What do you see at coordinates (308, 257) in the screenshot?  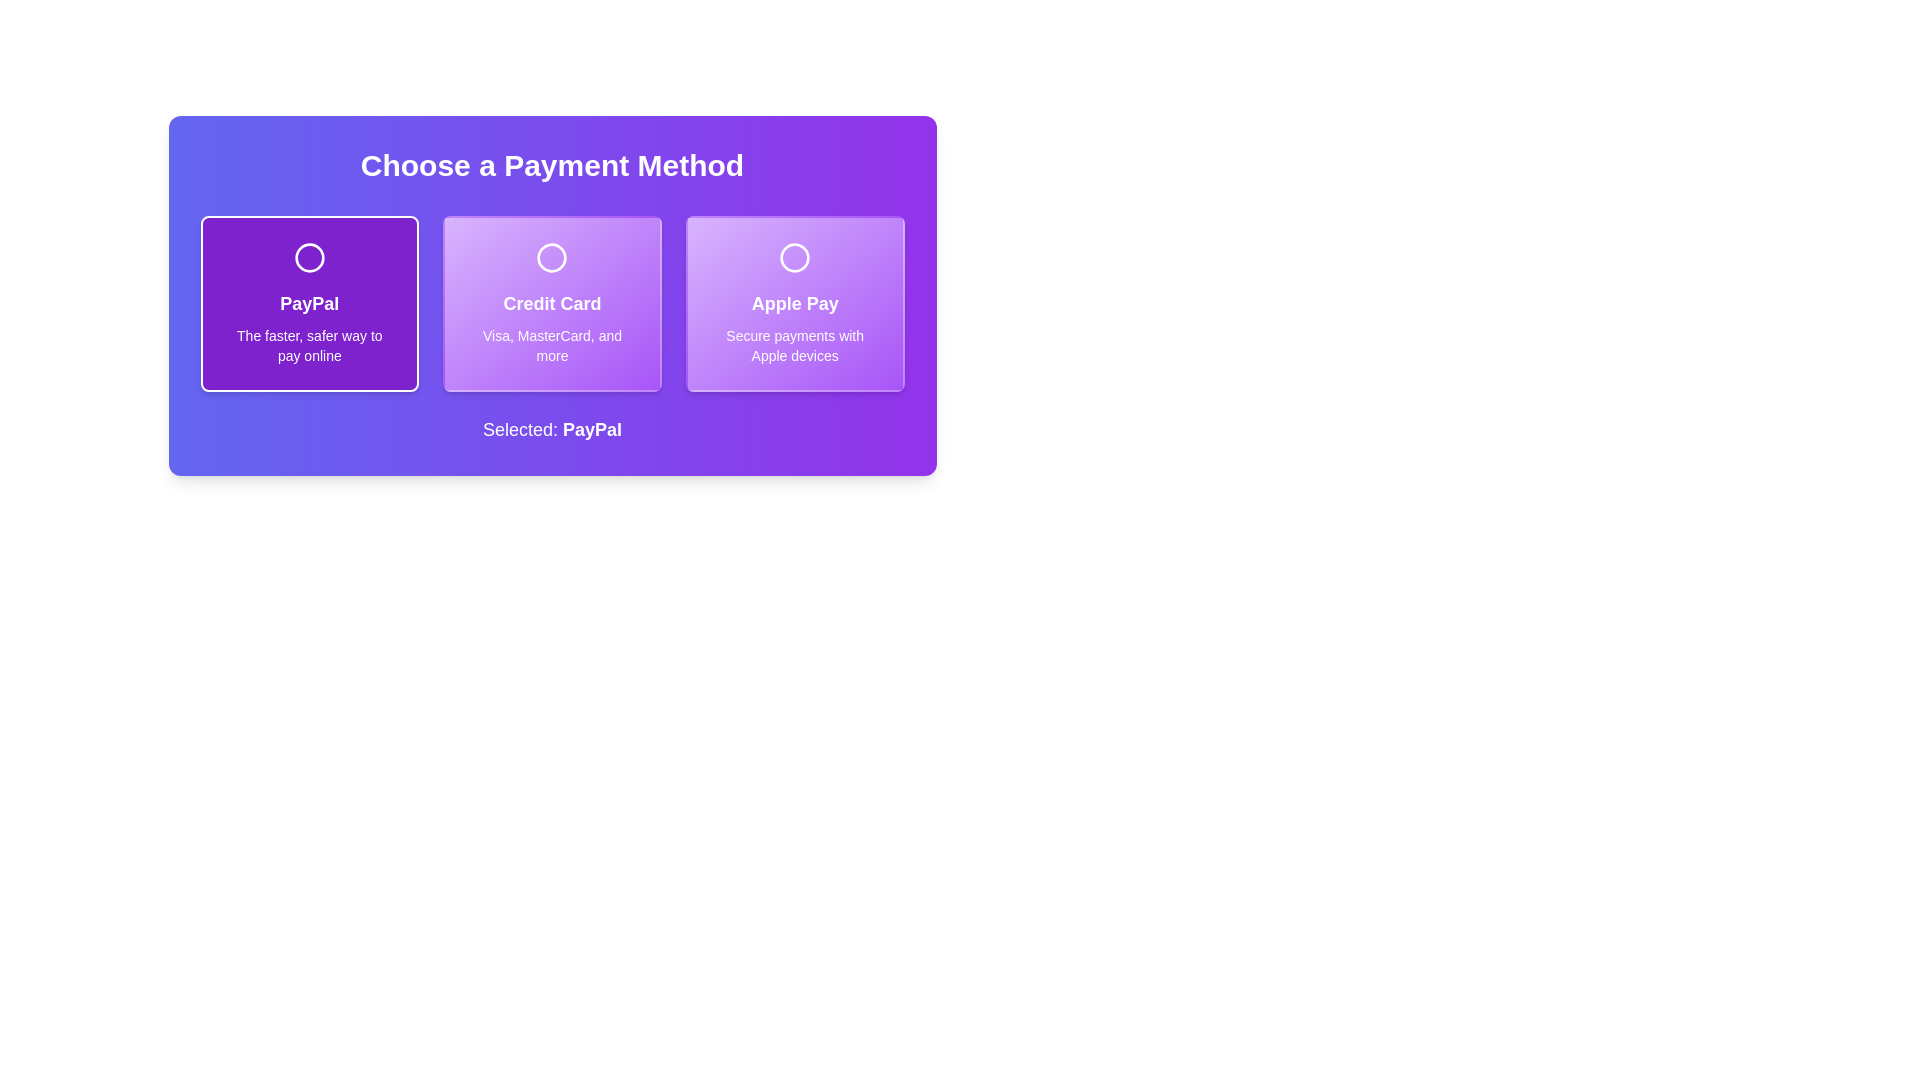 I see `the decorative graphical component of the PayPal payment option icon, which is centered within the purple selection box titled 'PayPal'` at bounding box center [308, 257].